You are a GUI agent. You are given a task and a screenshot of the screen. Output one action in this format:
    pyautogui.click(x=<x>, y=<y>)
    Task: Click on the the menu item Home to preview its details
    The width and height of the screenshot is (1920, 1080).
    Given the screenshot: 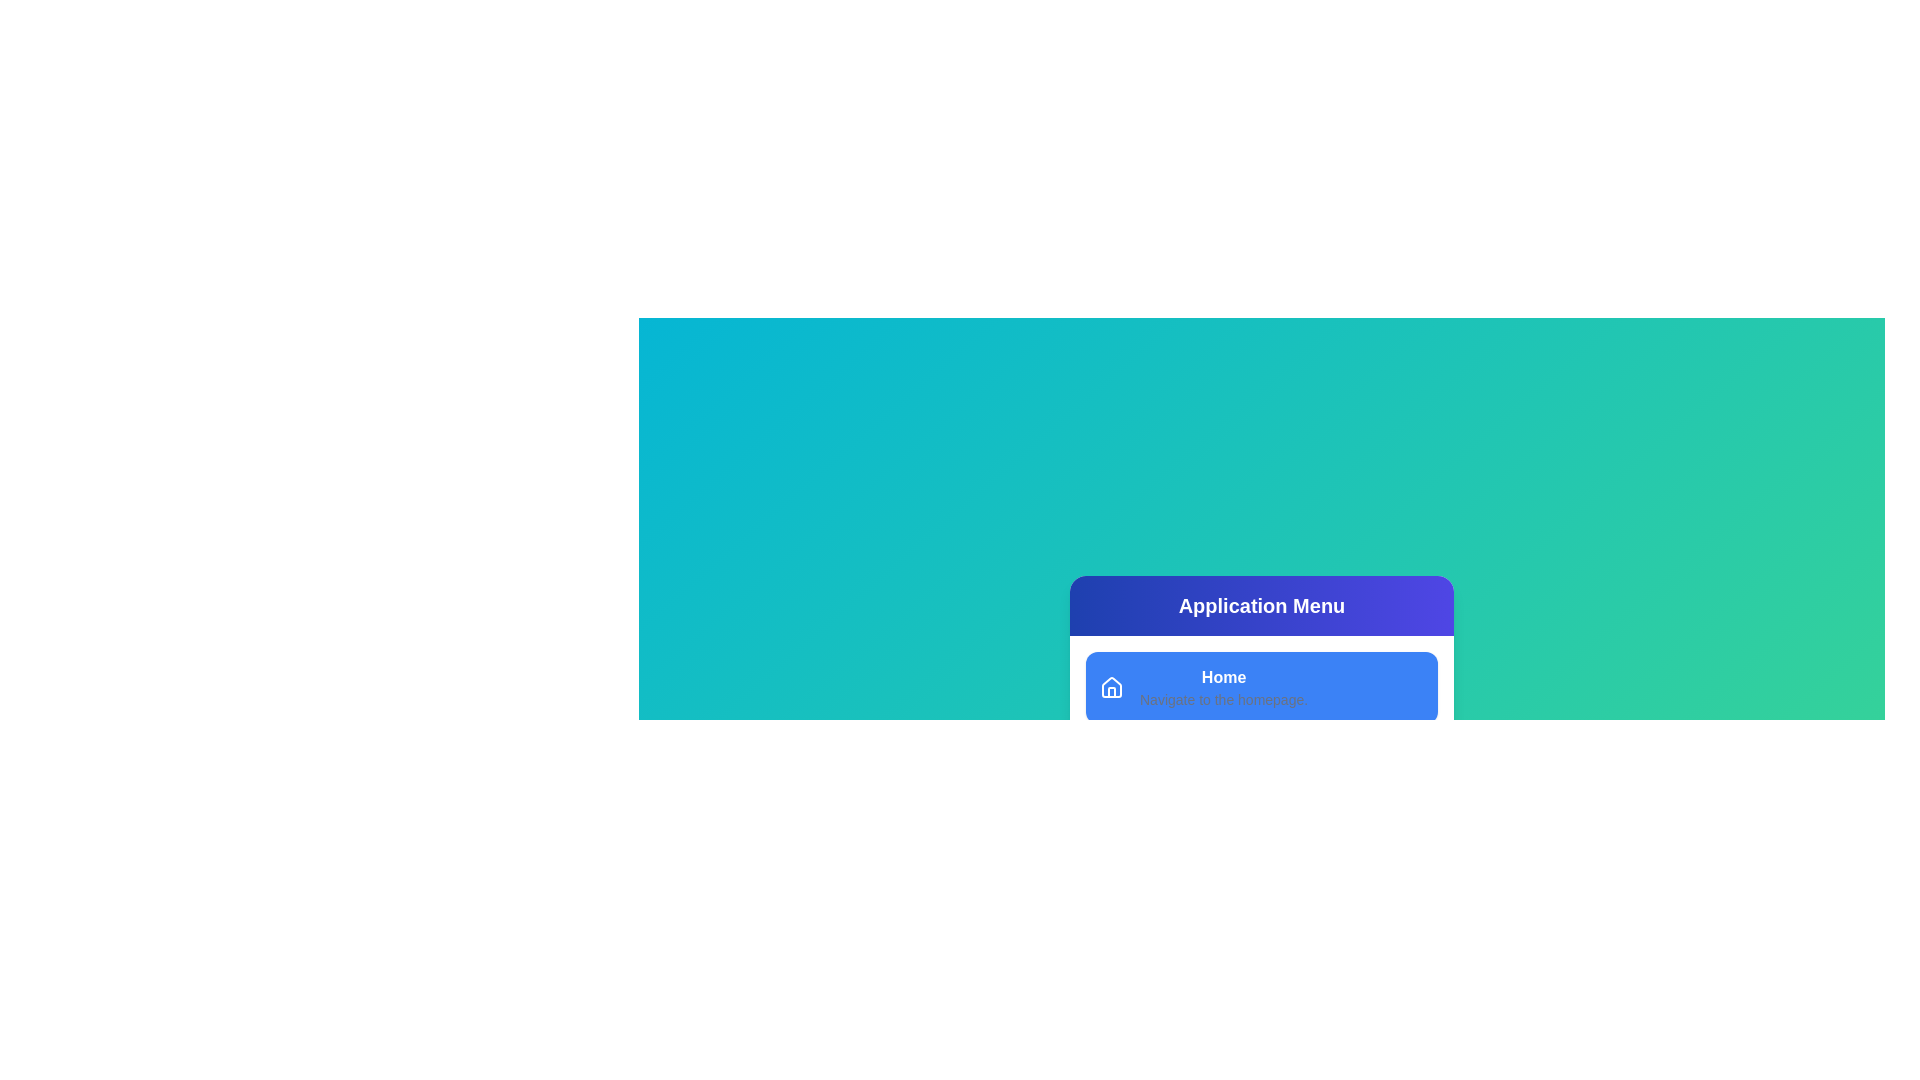 What is the action you would take?
    pyautogui.click(x=1261, y=686)
    